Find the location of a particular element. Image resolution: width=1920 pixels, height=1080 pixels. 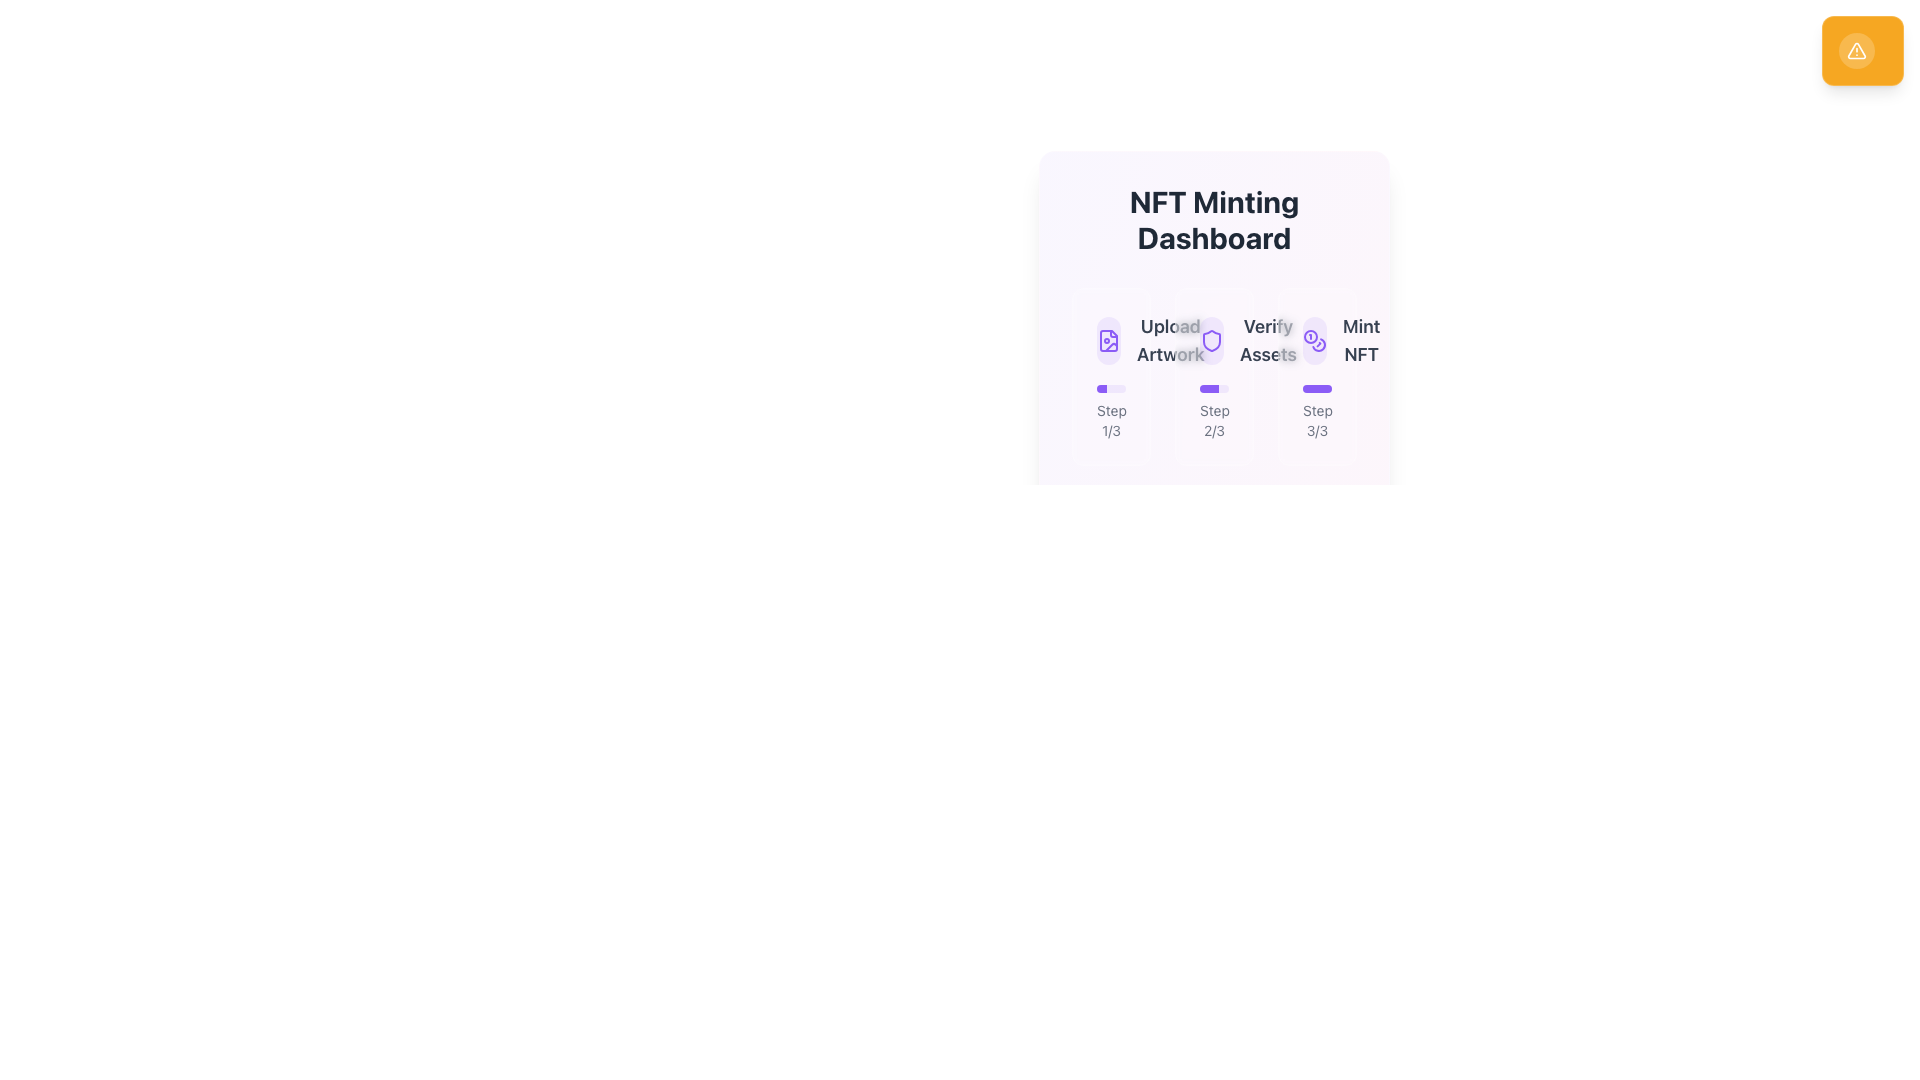

the shield icon representing protection or verification in the 'Verify Assets' section of the step 2 interface is located at coordinates (1210, 339).